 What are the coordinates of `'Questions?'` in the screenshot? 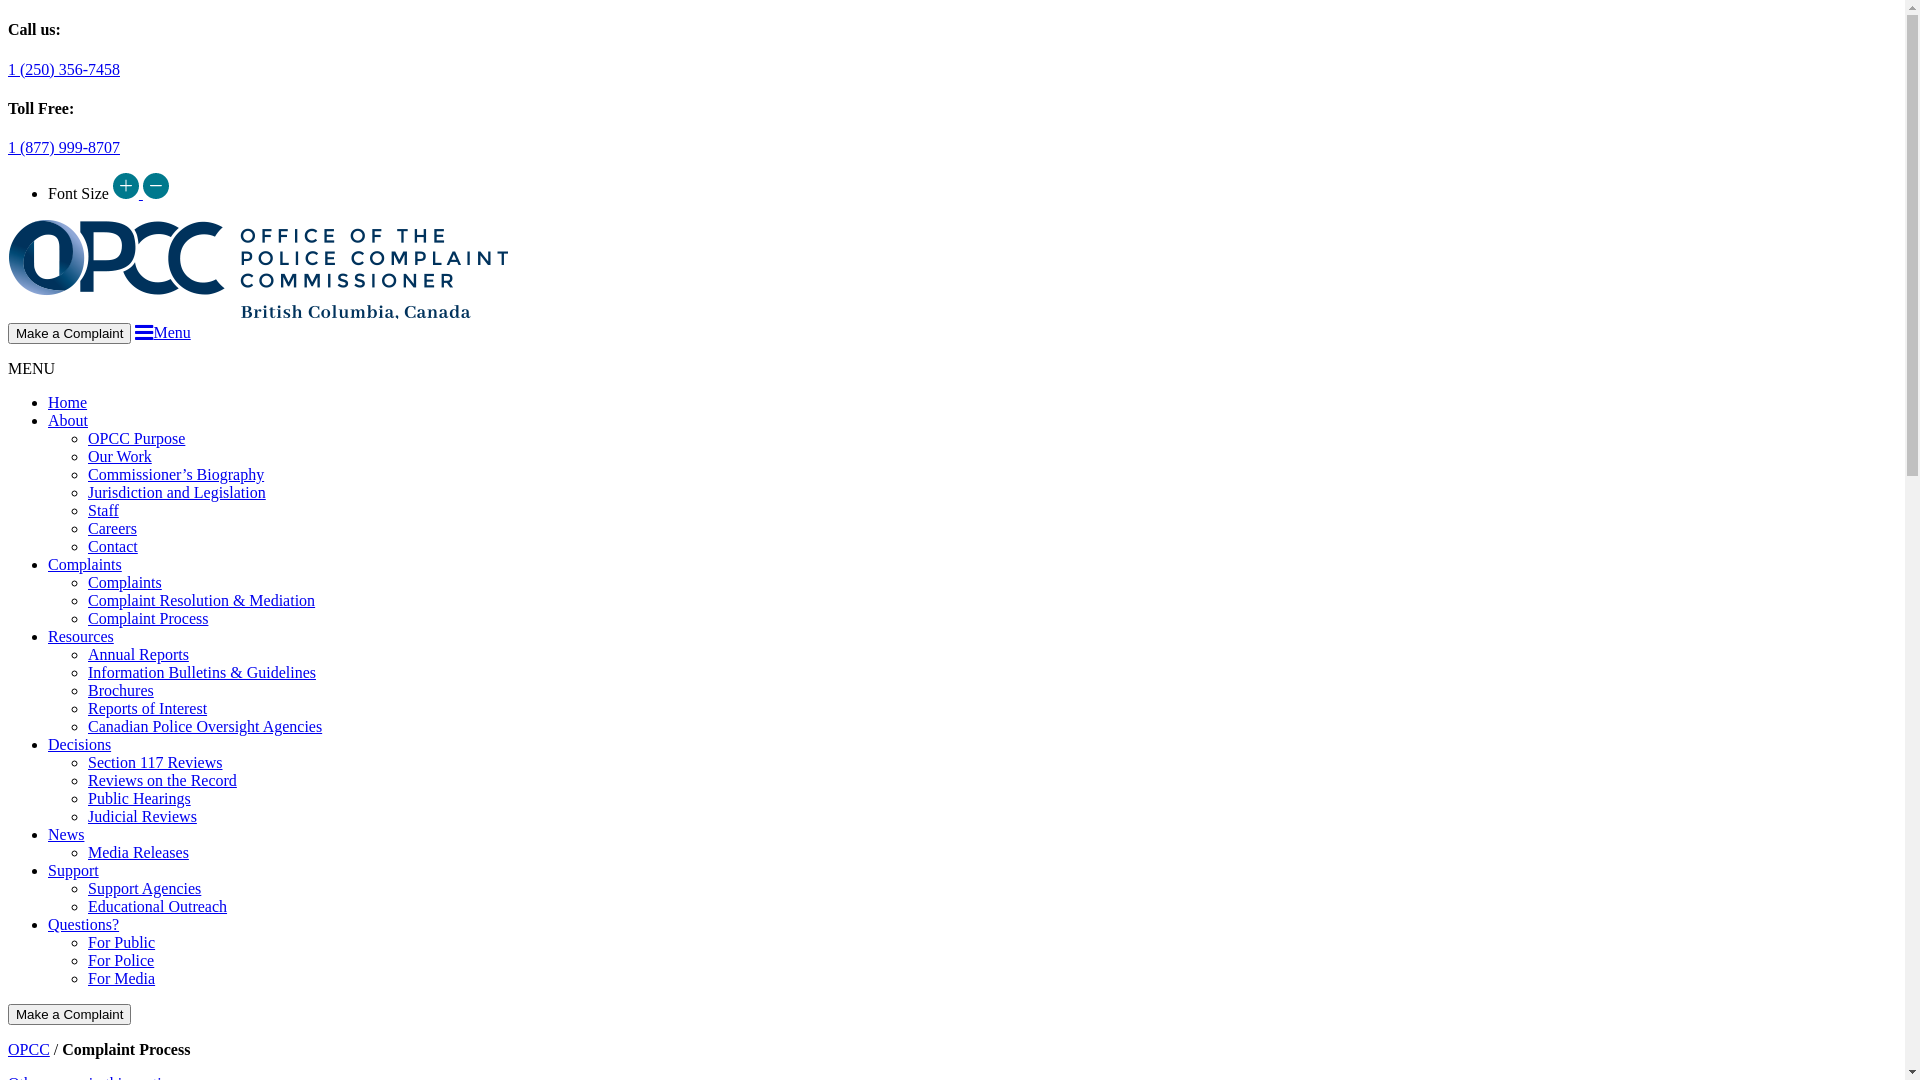 It's located at (82, 924).